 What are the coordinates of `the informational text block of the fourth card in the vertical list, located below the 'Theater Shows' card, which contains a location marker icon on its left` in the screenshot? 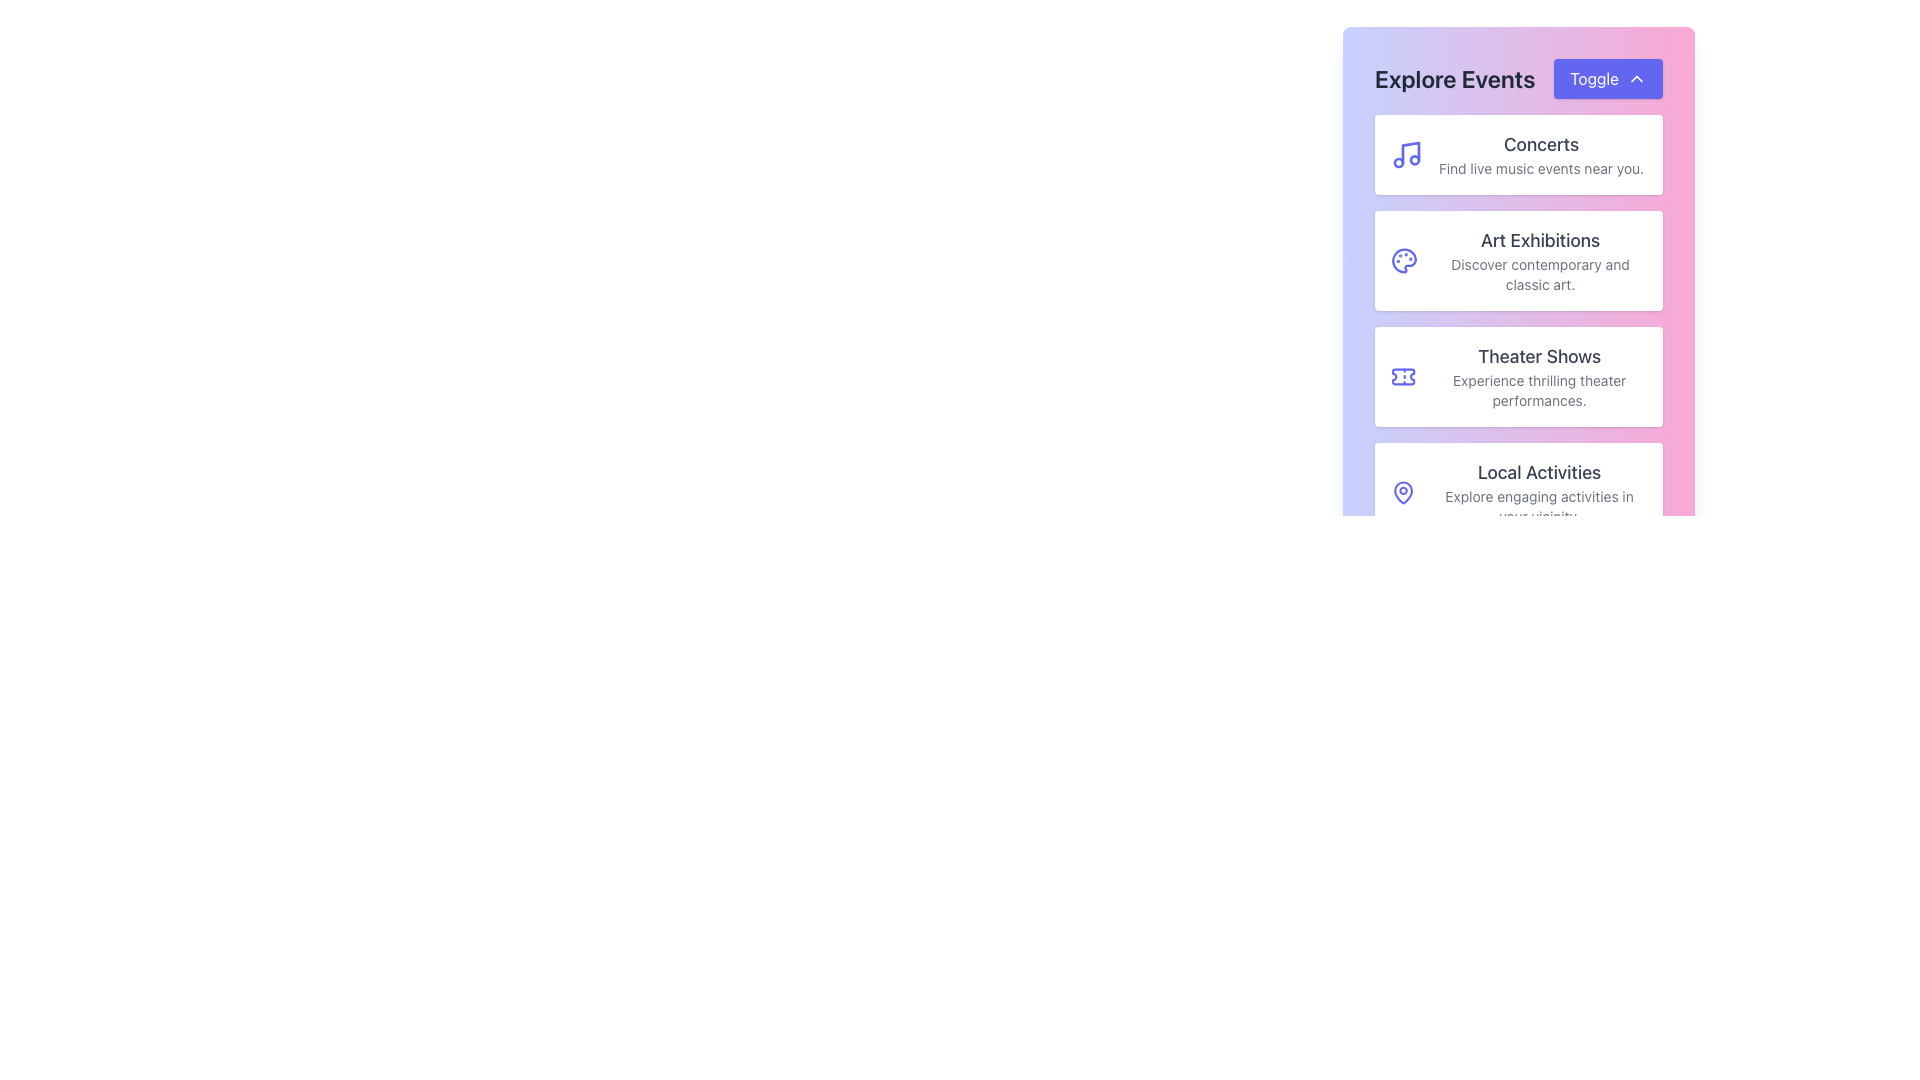 It's located at (1538, 493).